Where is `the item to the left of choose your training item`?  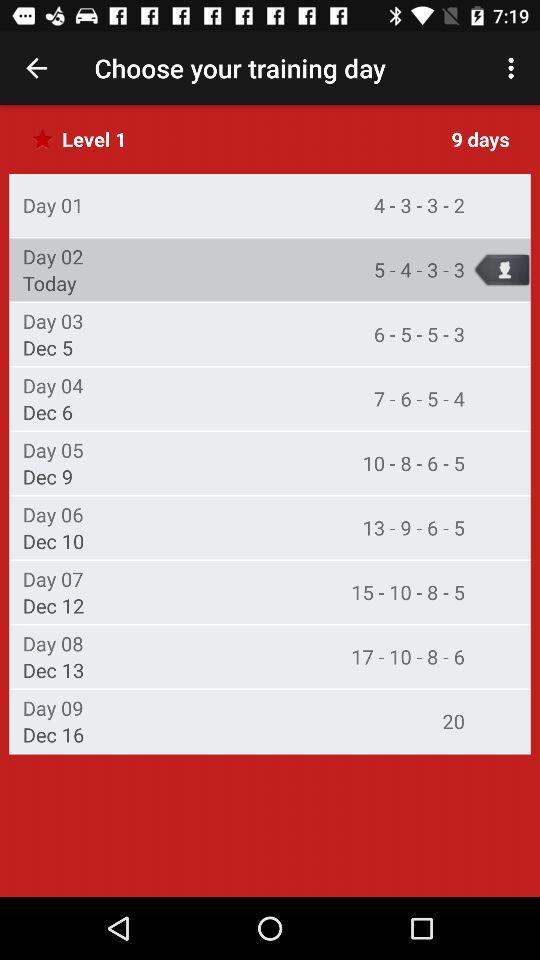 the item to the left of choose your training item is located at coordinates (36, 68).